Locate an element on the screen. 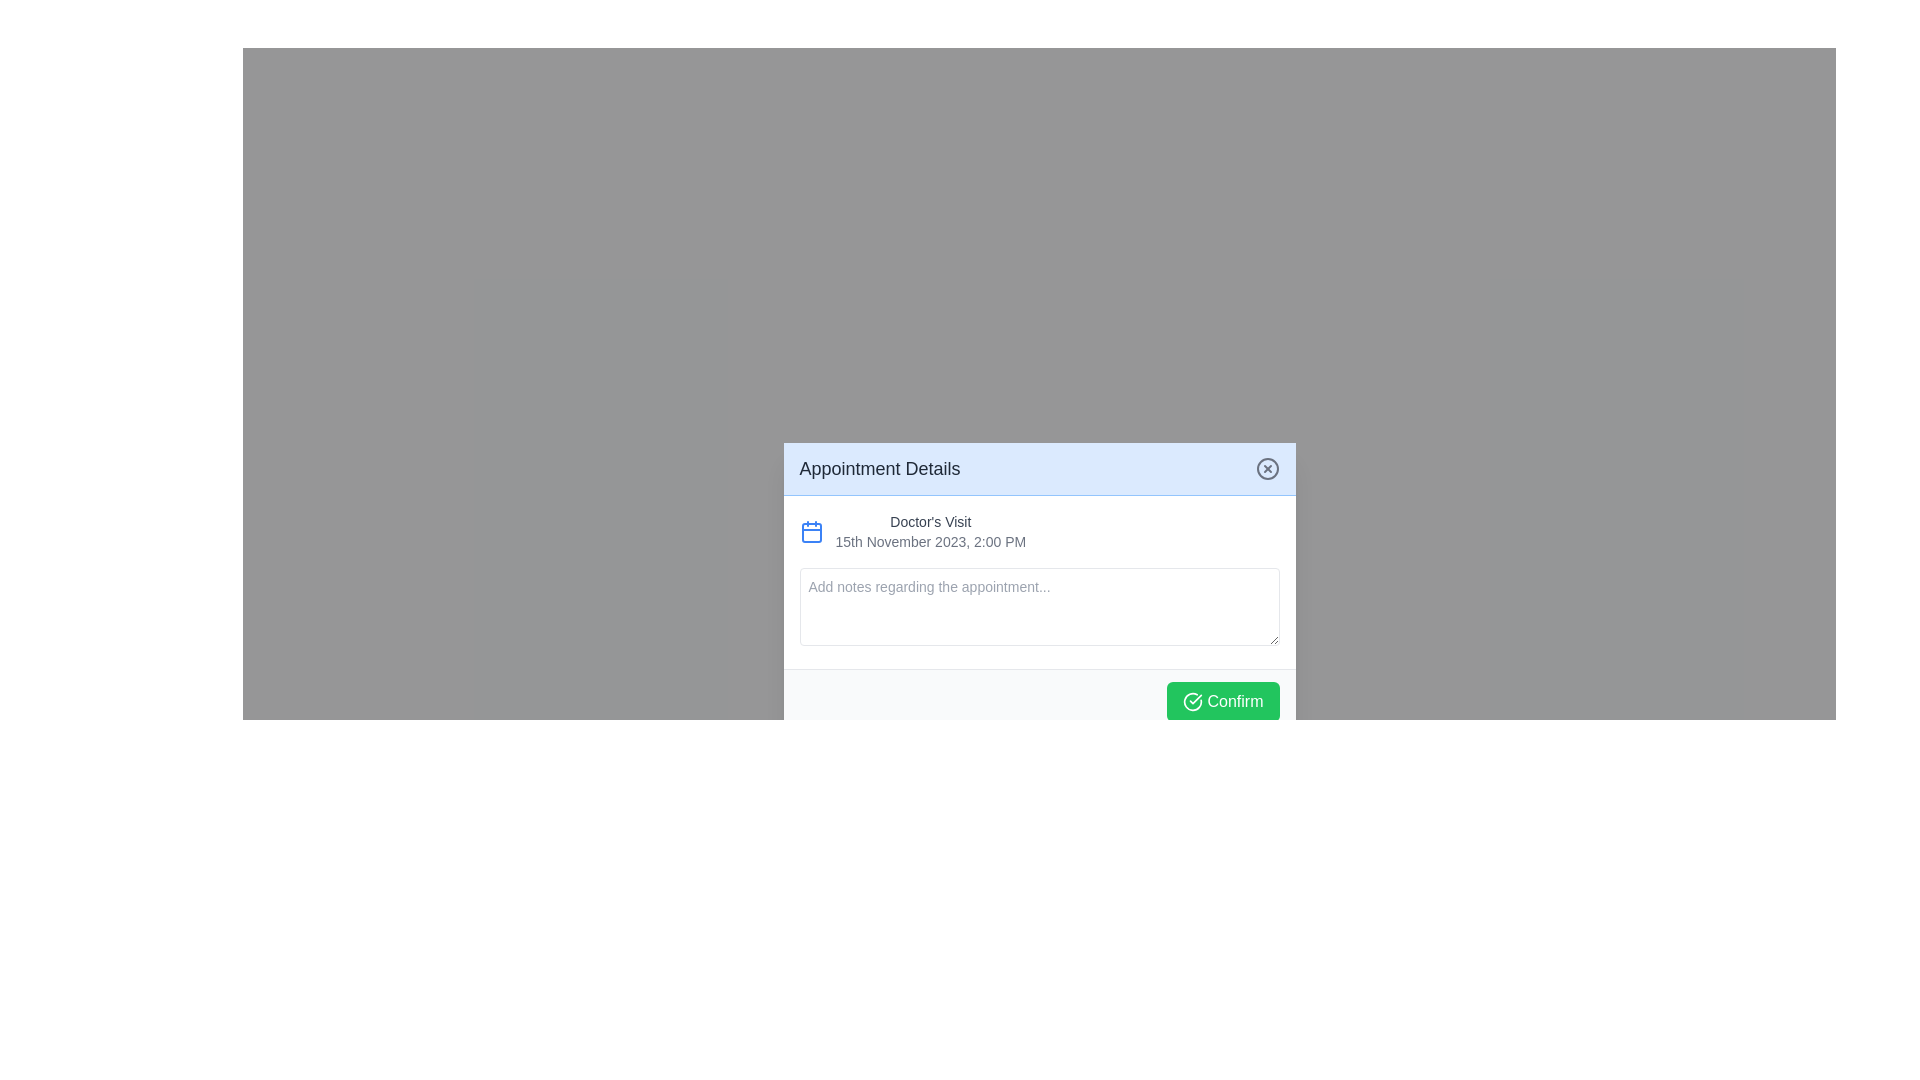 This screenshot has width=1920, height=1080. the text label displaying '15th November 2023, 2:00 PM', which is positioned below the 'Doctor's Visit' label is located at coordinates (929, 541).